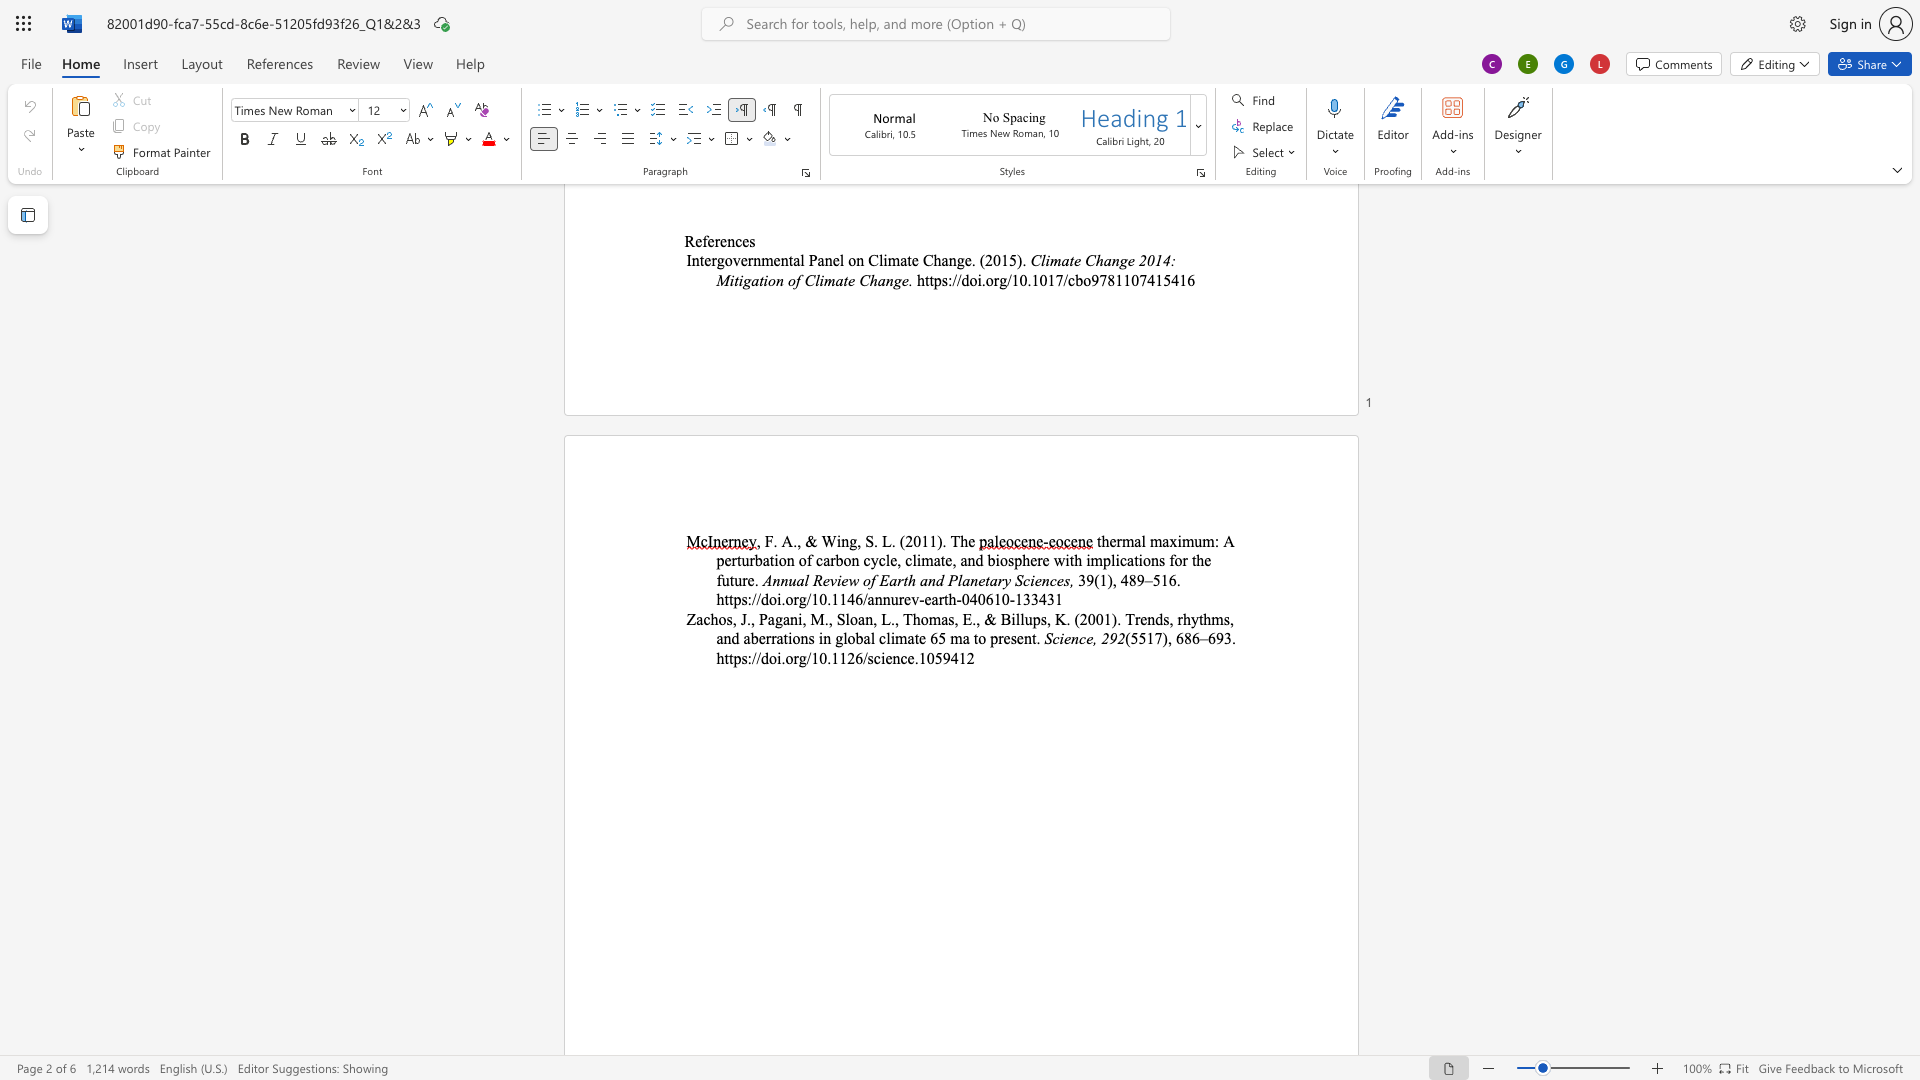 This screenshot has height=1080, width=1920. I want to click on the 6th character "a" in the text, so click(966, 638).